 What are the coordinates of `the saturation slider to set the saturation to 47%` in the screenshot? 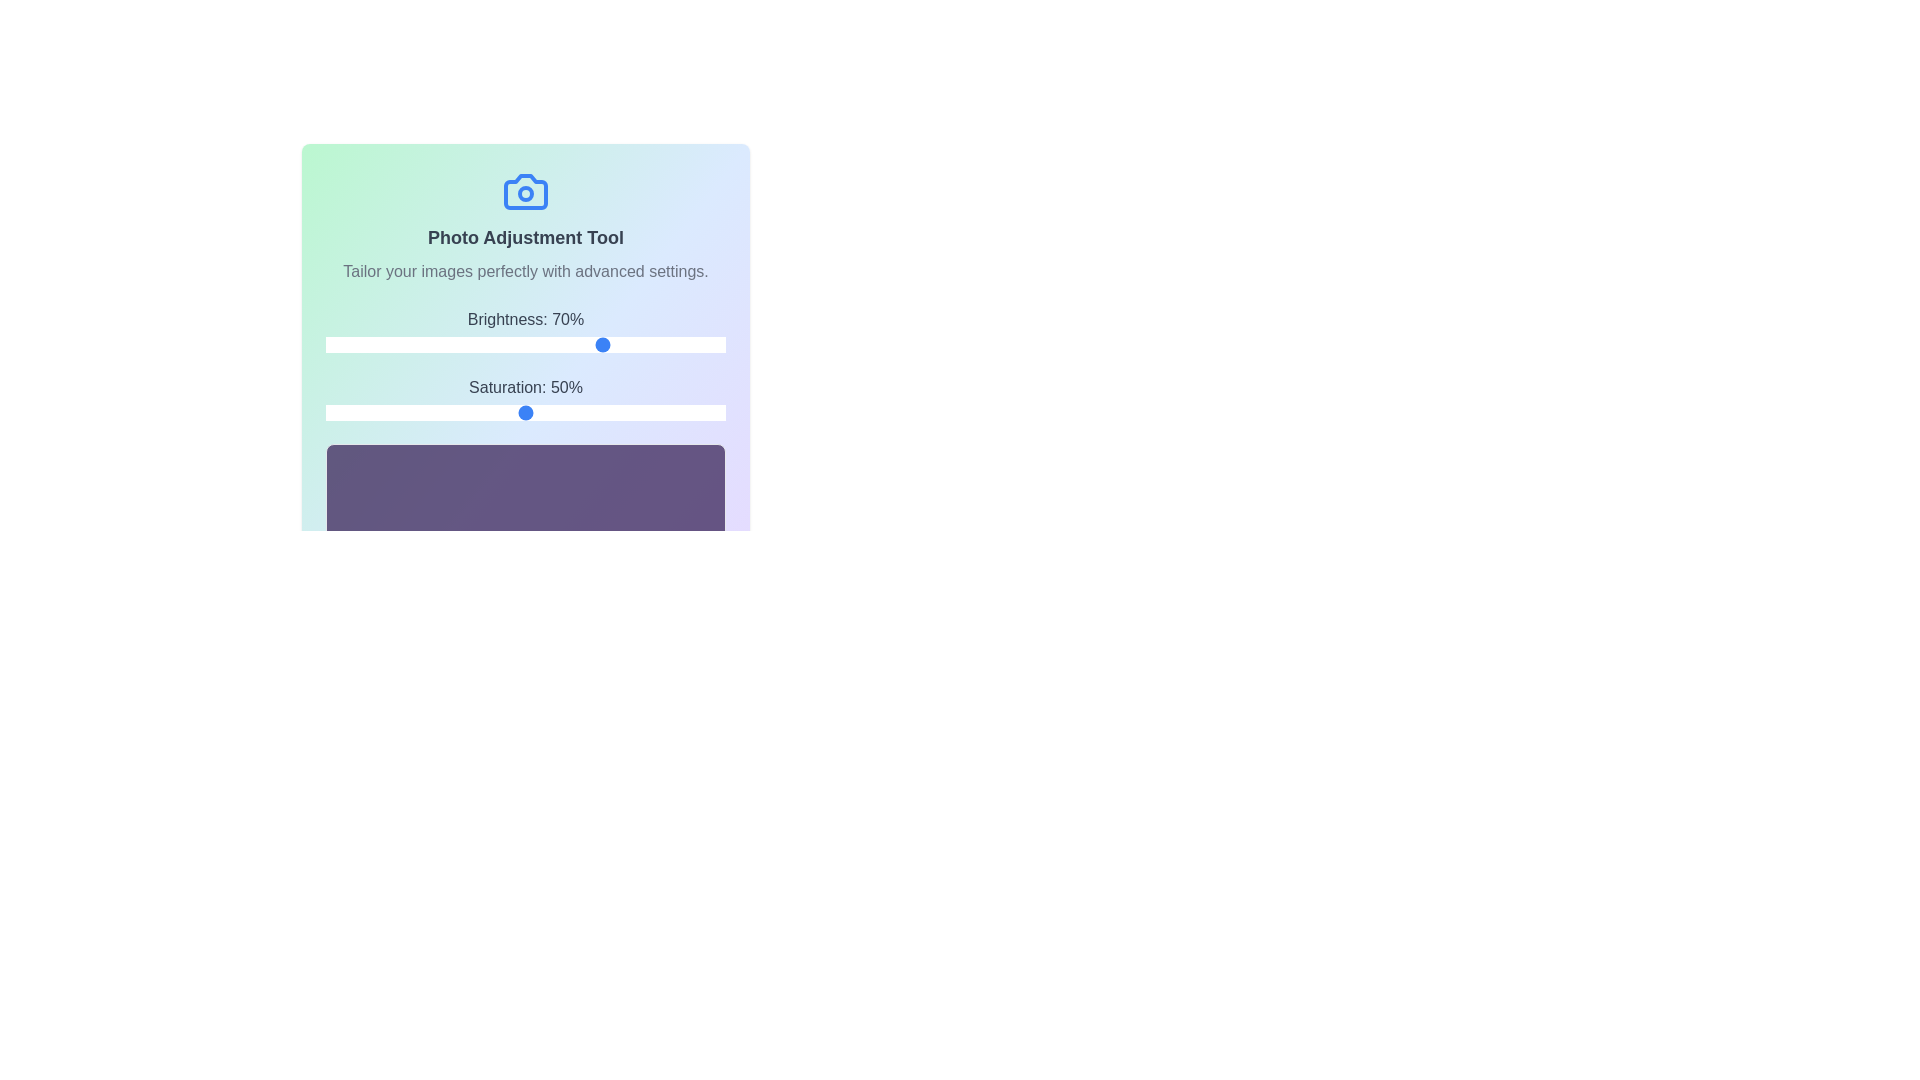 It's located at (513, 411).